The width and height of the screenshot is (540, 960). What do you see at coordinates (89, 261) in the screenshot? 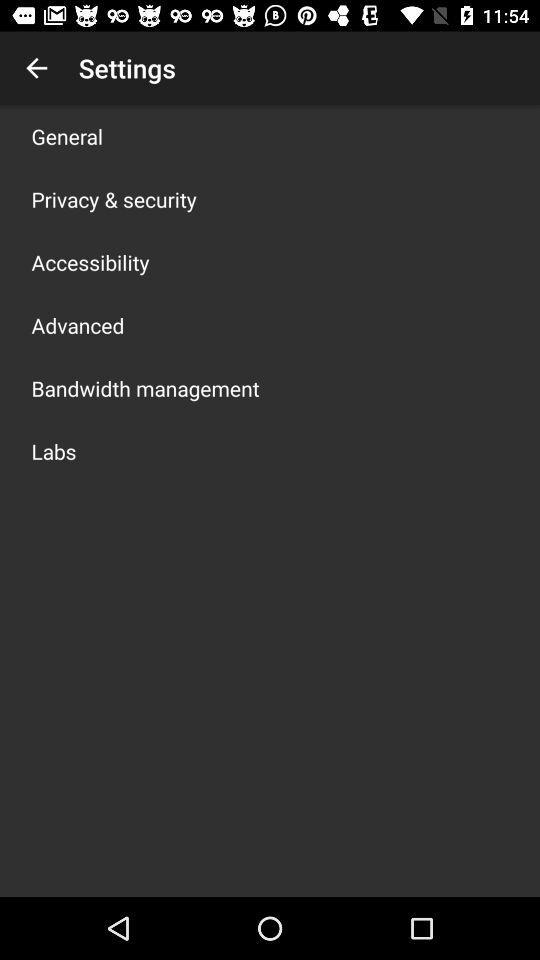
I see `the icon above advanced icon` at bounding box center [89, 261].